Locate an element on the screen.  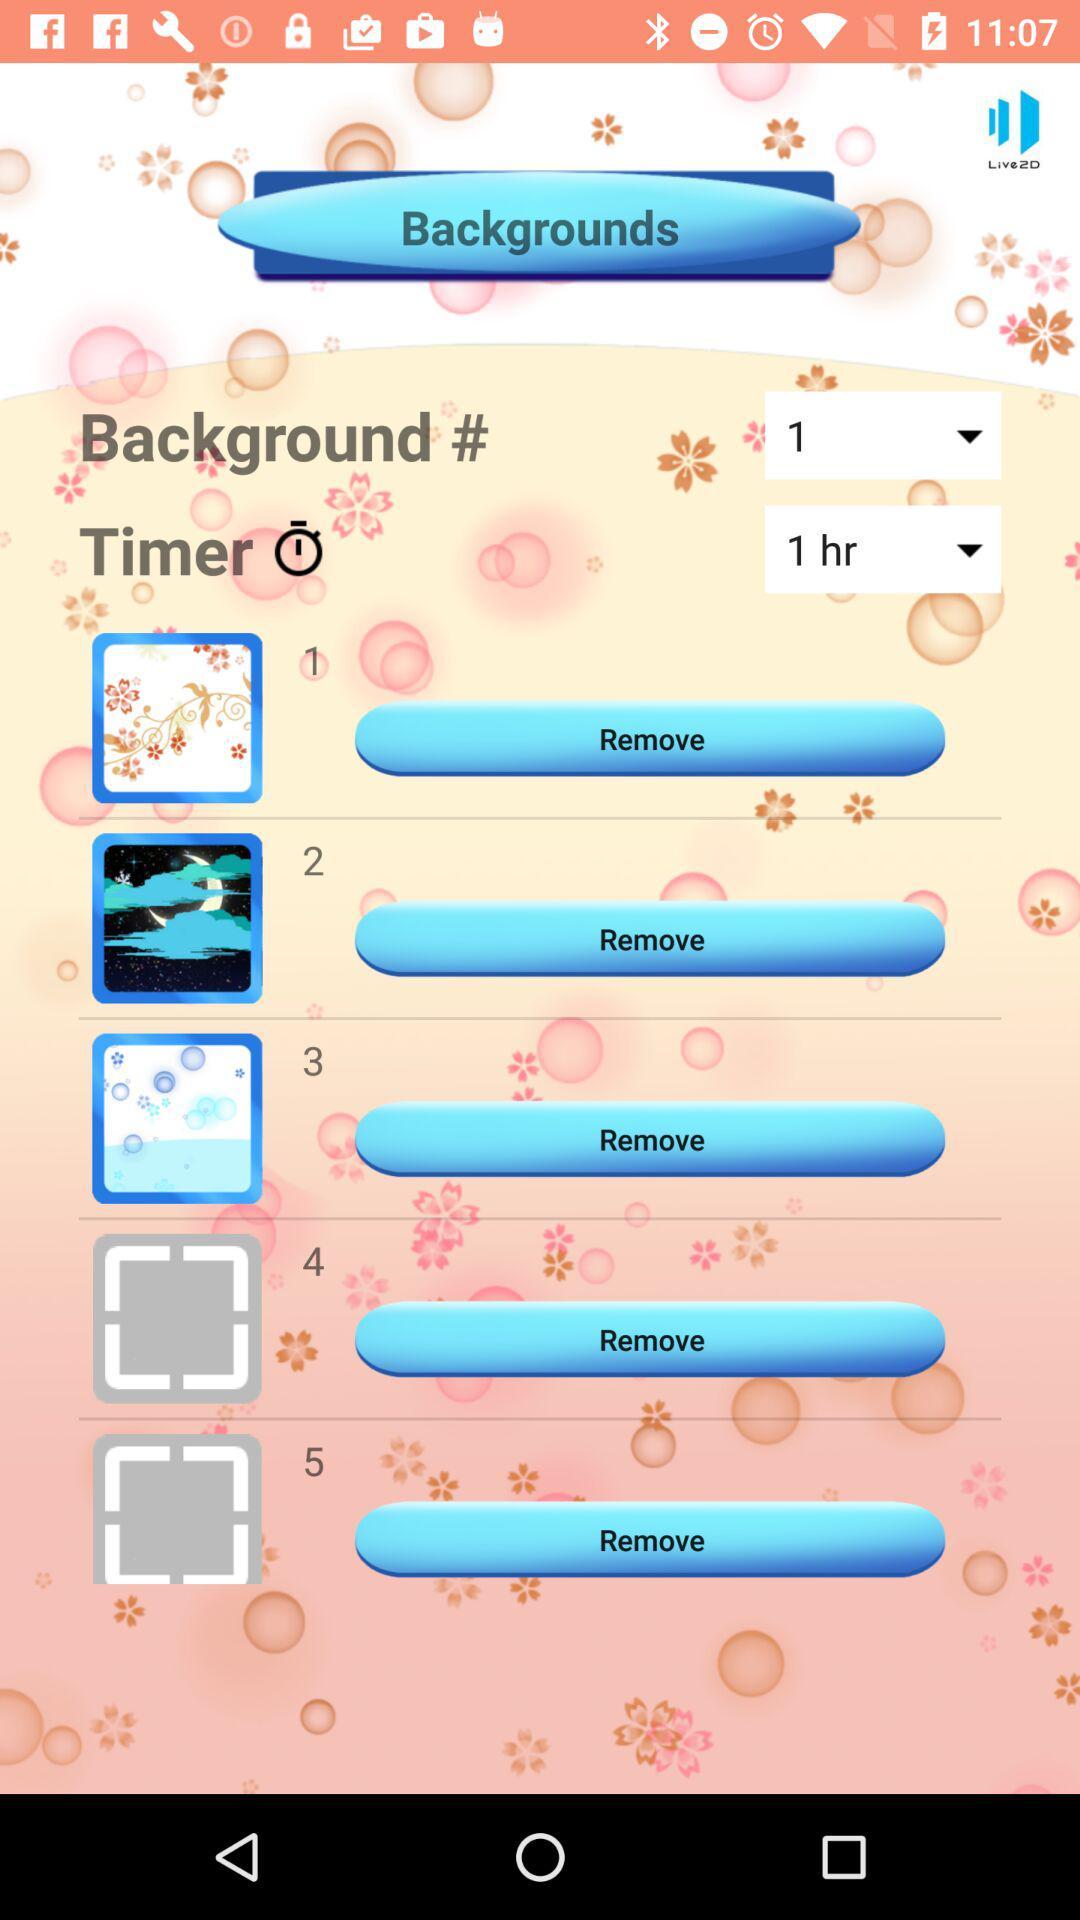
icon below the 2 is located at coordinates (313, 1059).